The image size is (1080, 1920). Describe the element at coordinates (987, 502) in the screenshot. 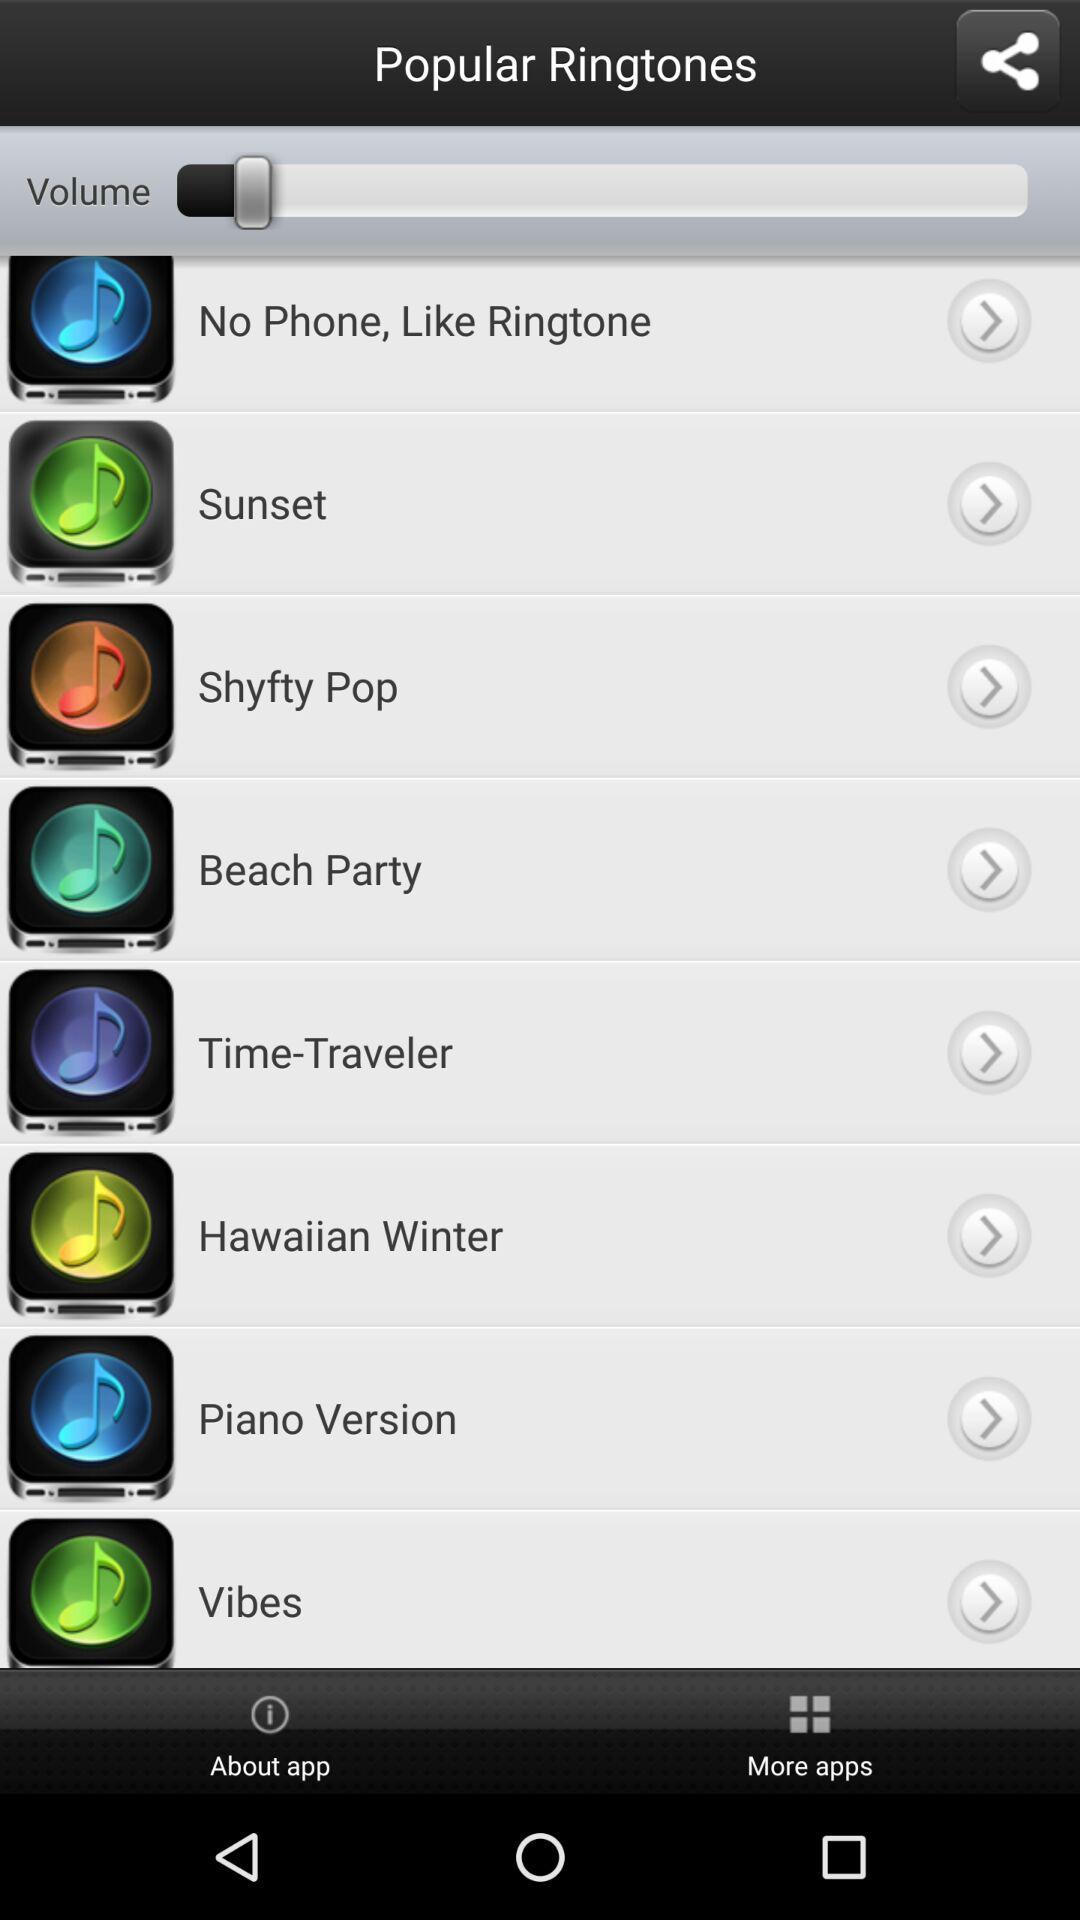

I see `sunset` at that location.